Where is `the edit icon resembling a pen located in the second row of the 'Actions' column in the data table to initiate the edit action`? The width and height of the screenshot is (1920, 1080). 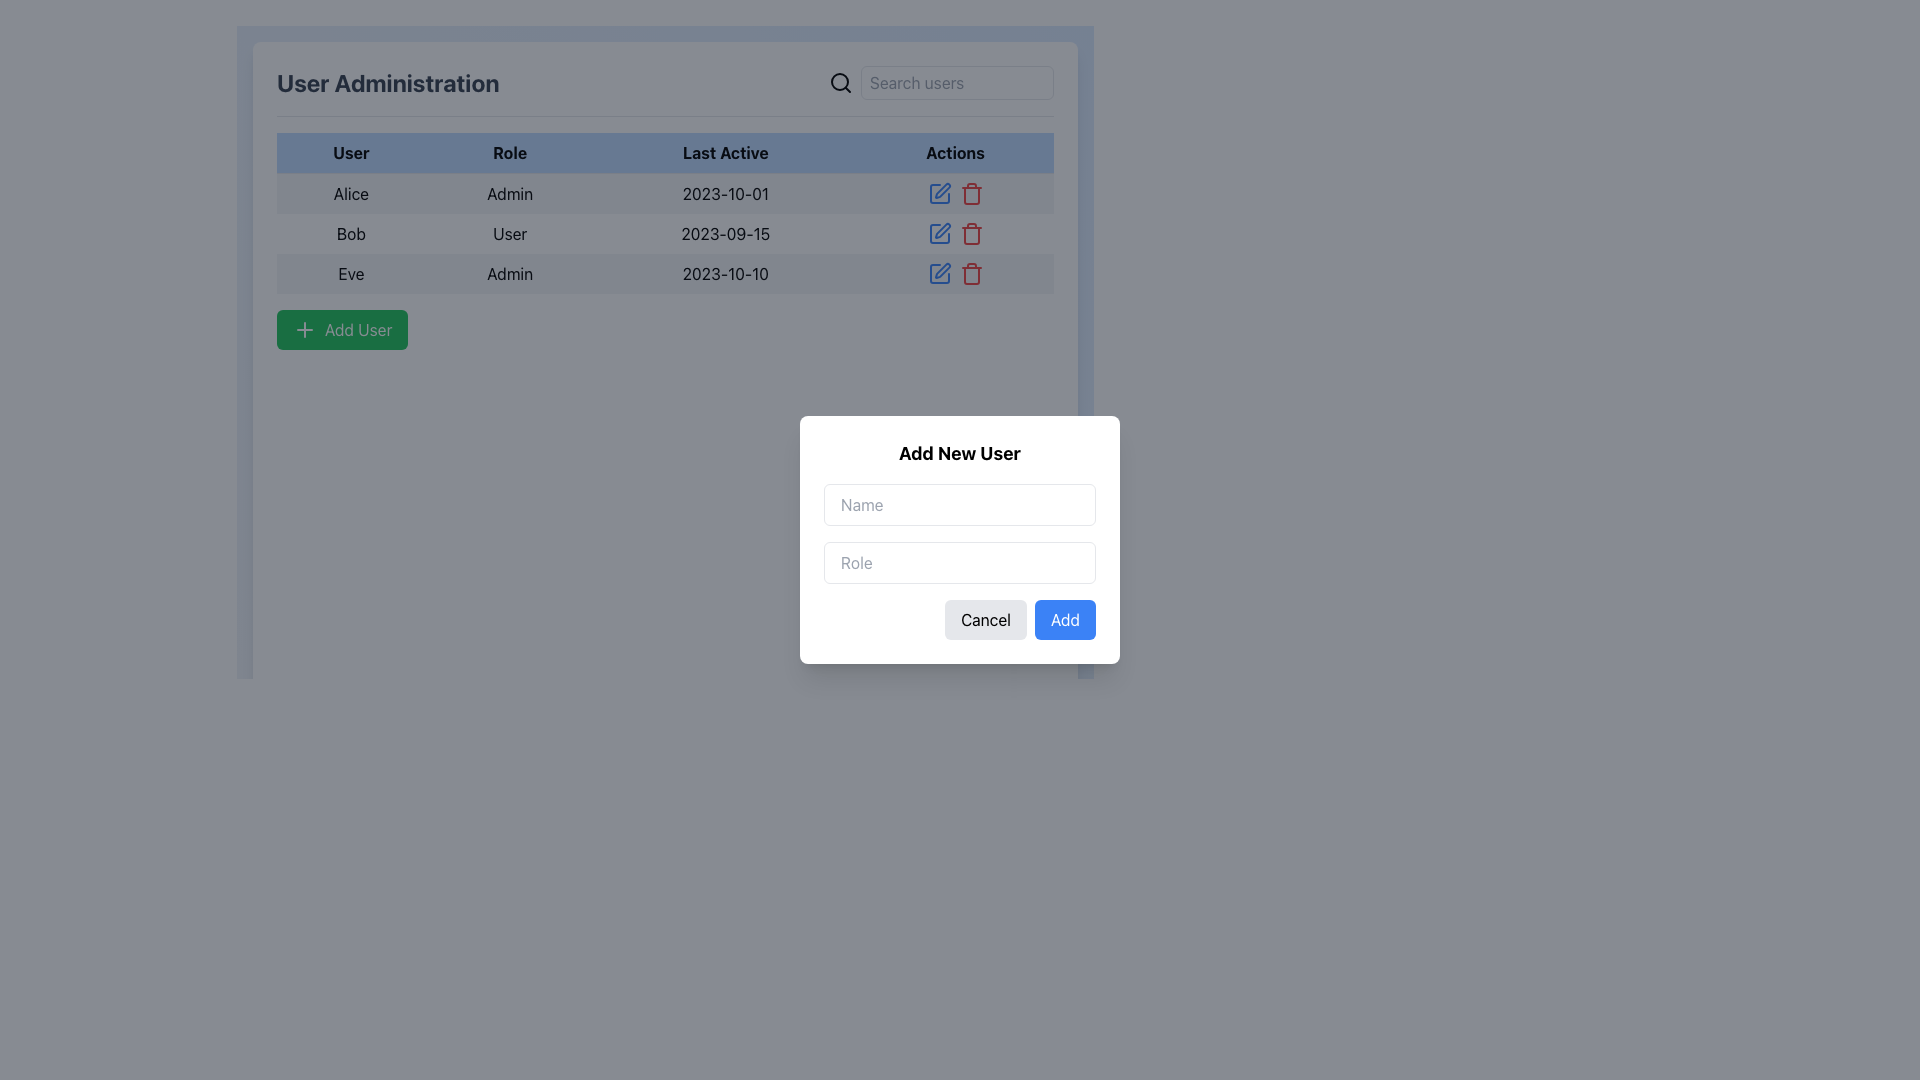
the edit icon resembling a pen located in the second row of the 'Actions' column in the data table to initiate the edit action is located at coordinates (941, 230).